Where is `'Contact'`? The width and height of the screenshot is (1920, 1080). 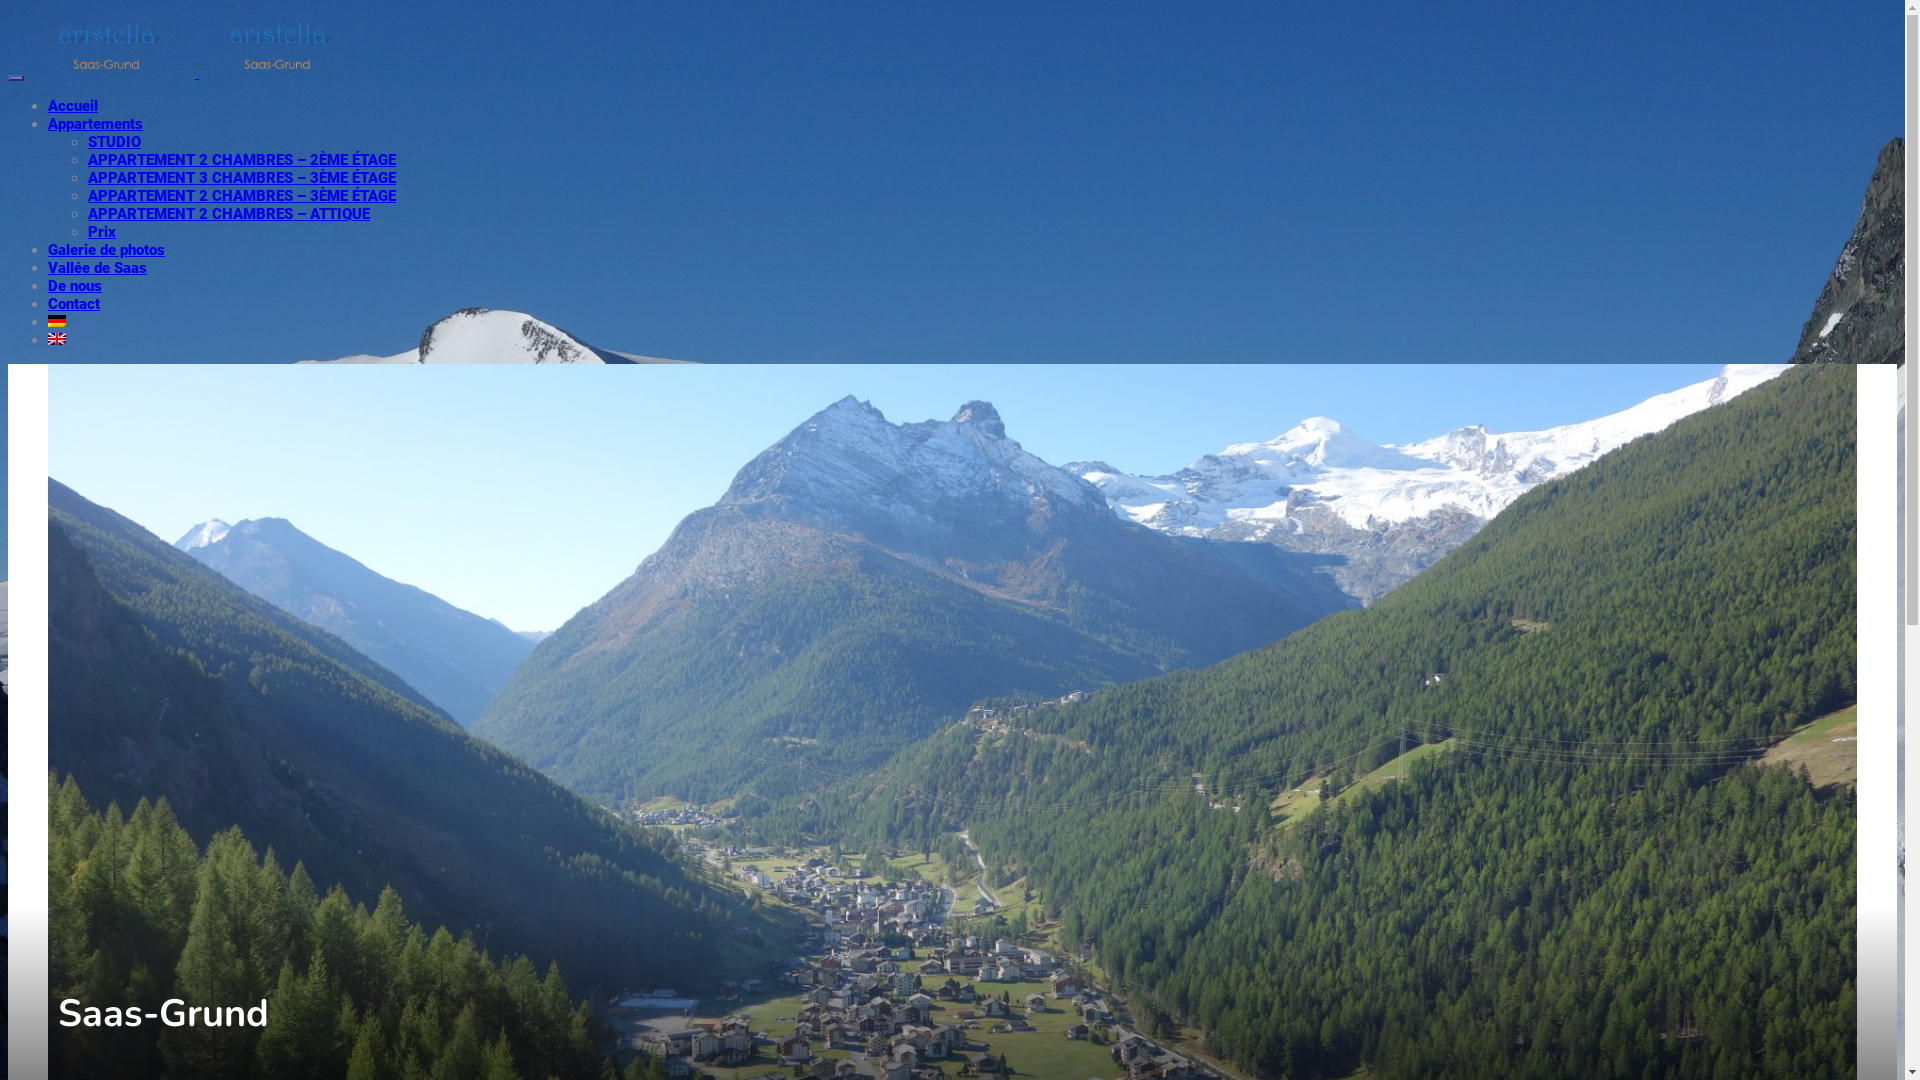 'Contact' is located at coordinates (73, 304).